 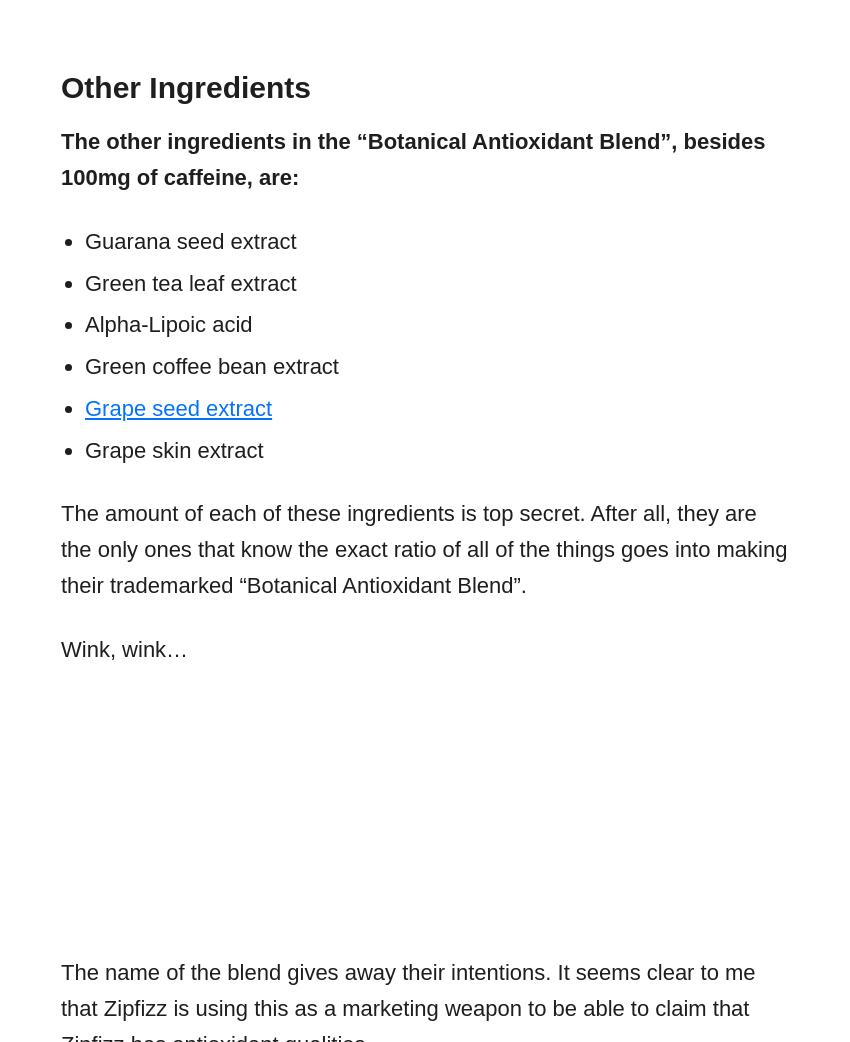 I want to click on 'Grape skin extract', so click(x=85, y=449).